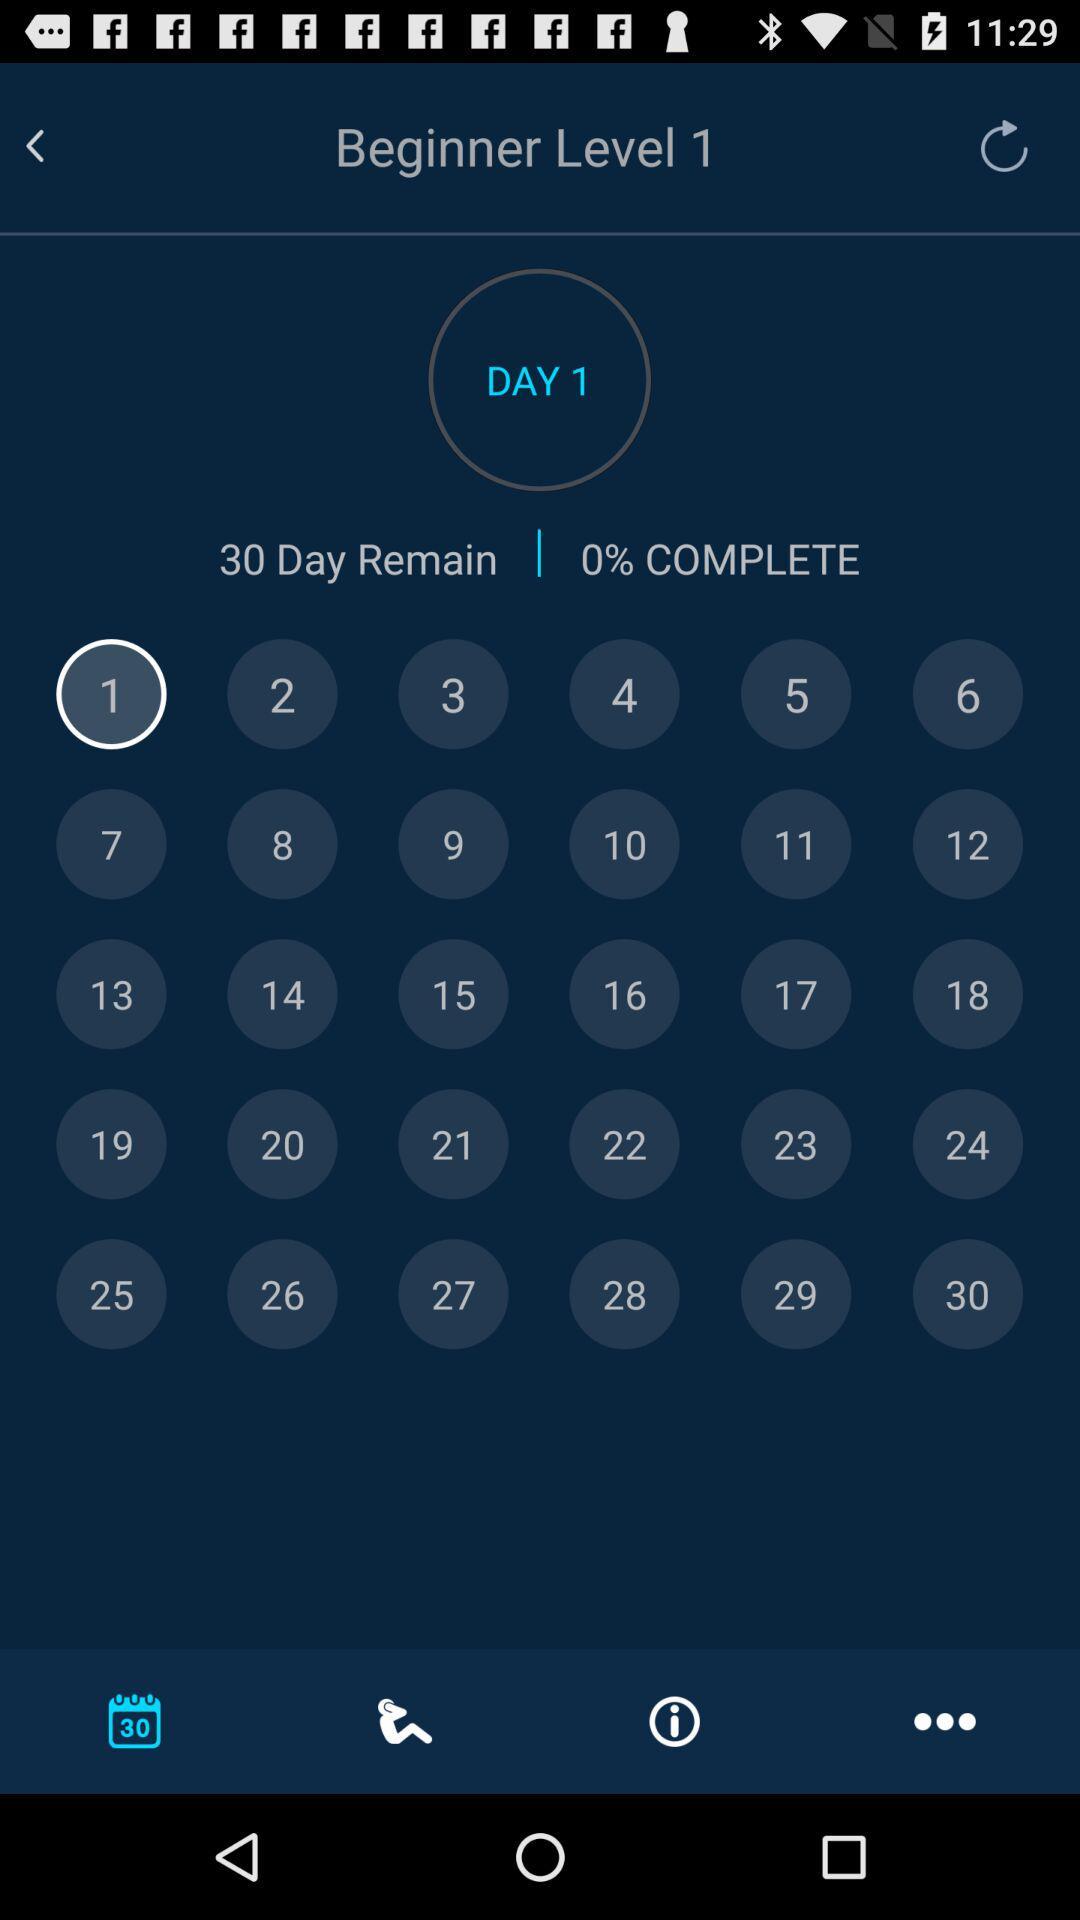 Image resolution: width=1080 pixels, height=1920 pixels. What do you see at coordinates (623, 994) in the screenshot?
I see `day` at bounding box center [623, 994].